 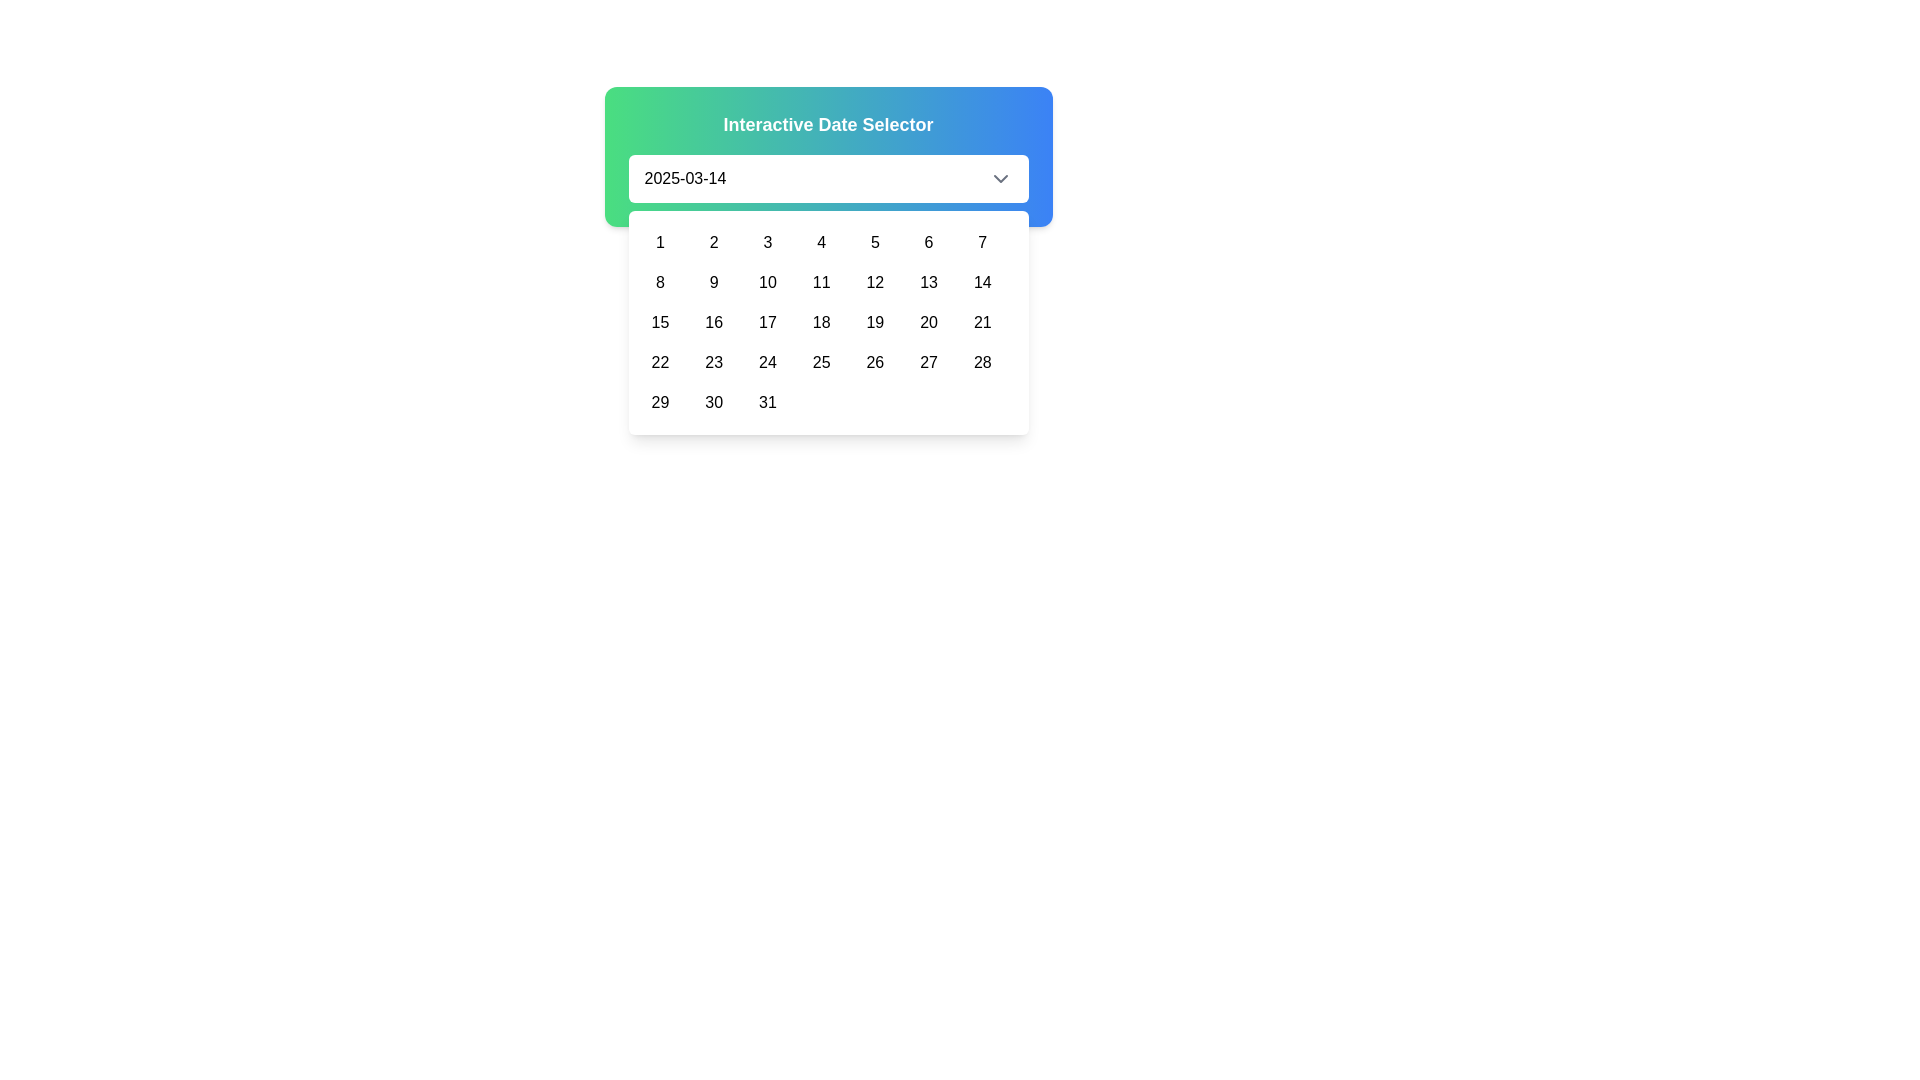 I want to click on the date selection button for '15' in the calendar interface to observe the visual reaction, so click(x=660, y=322).